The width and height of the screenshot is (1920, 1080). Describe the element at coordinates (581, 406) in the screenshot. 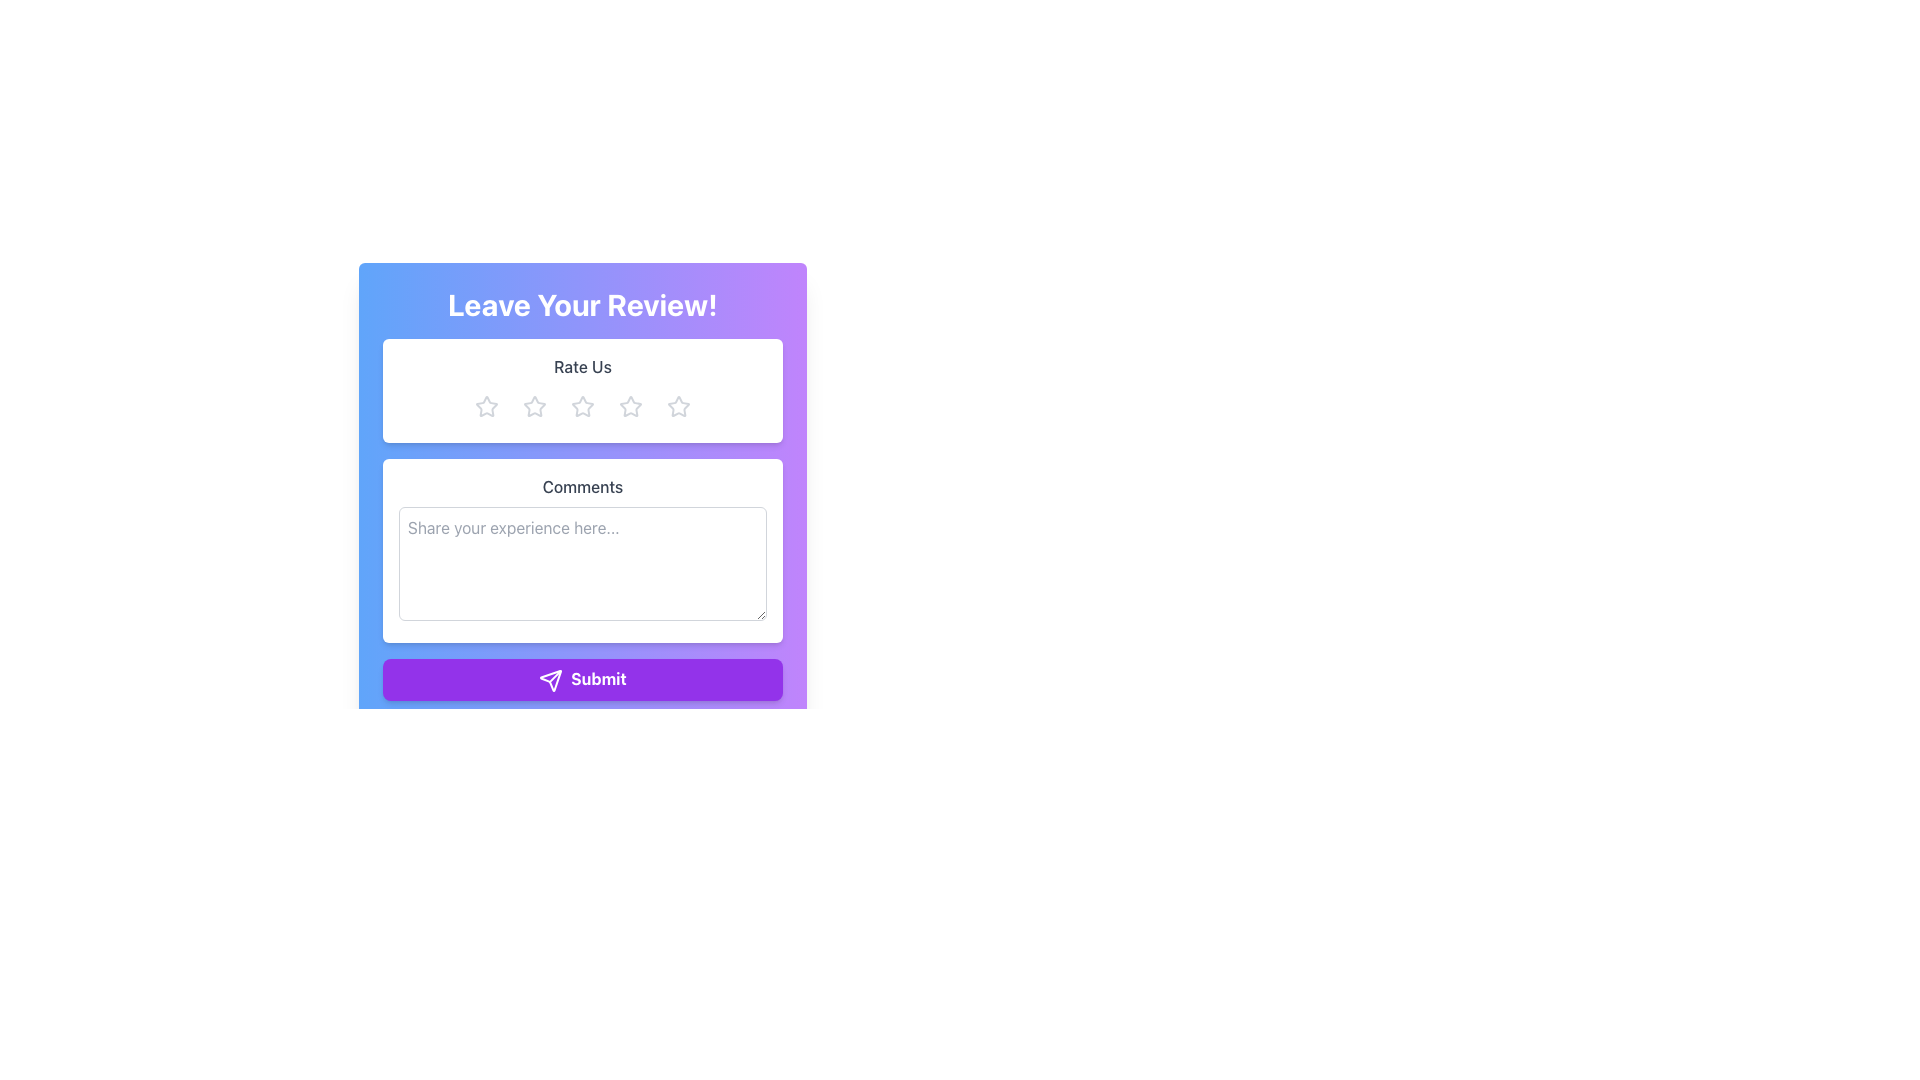

I see `the second star in the 'Rate Us' section` at that location.